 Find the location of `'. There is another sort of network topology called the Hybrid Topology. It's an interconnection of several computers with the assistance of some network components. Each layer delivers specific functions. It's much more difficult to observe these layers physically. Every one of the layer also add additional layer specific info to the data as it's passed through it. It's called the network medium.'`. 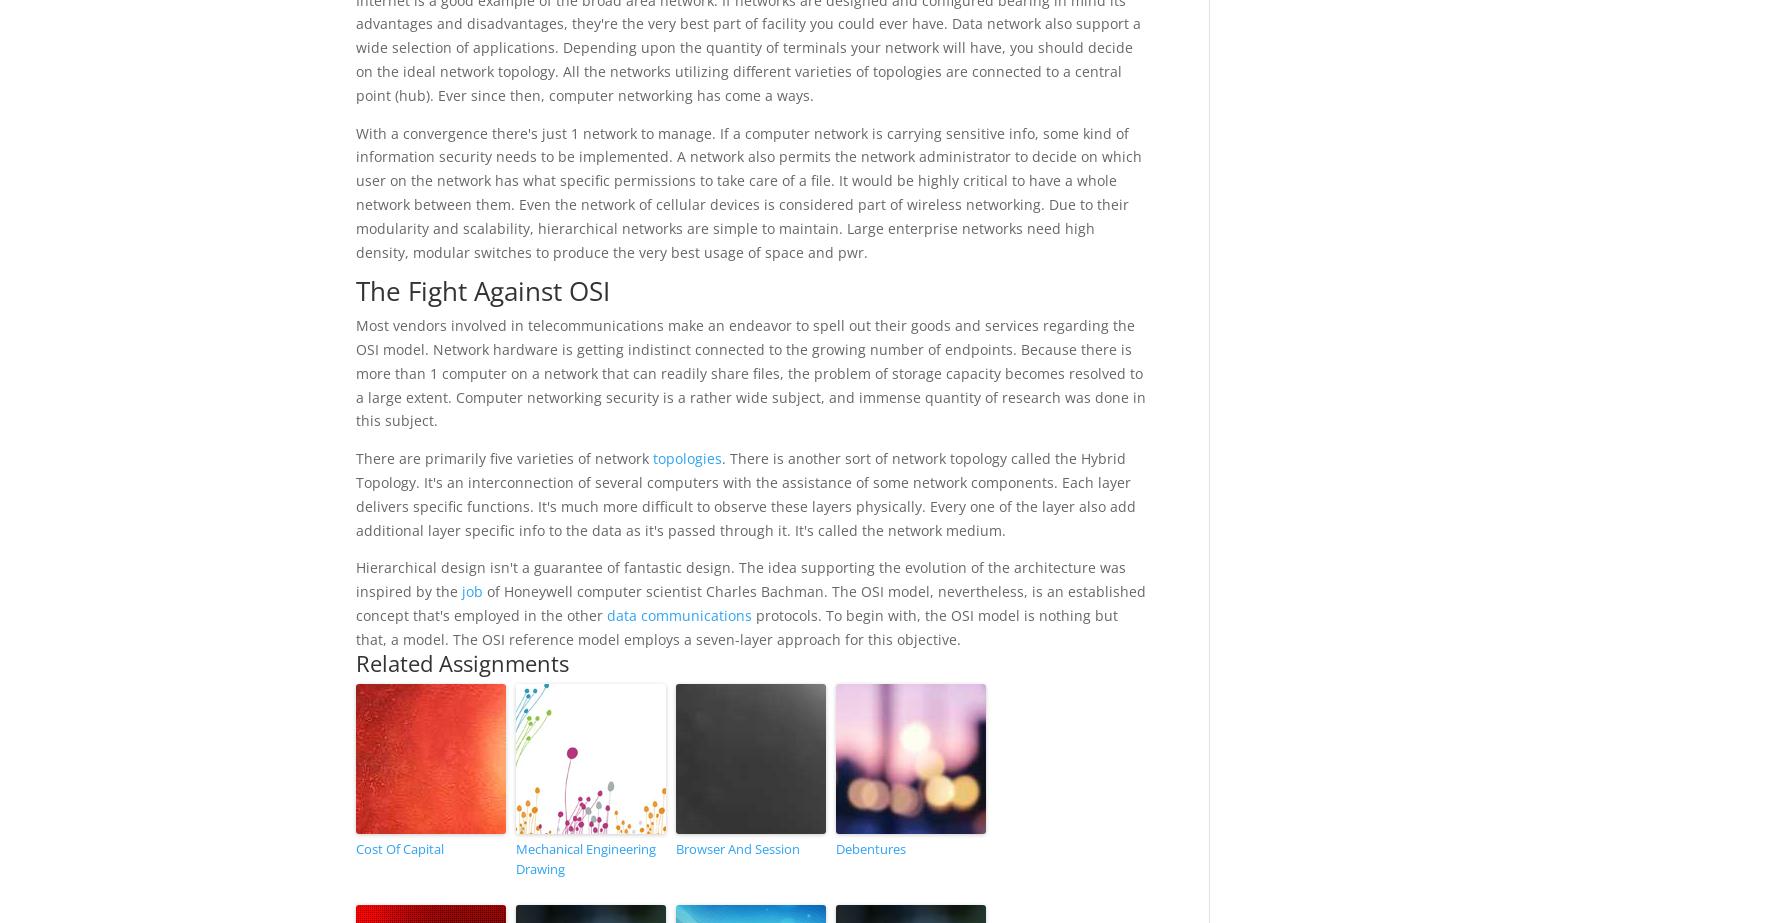

'. There is another sort of network topology called the Hybrid Topology. It's an interconnection of several computers with the assistance of some network components. Each layer delivers specific functions. It's much more difficult to observe these layers physically. Every one of the layer also add additional layer specific info to the data as it's passed through it. It's called the network medium.' is located at coordinates (354, 492).